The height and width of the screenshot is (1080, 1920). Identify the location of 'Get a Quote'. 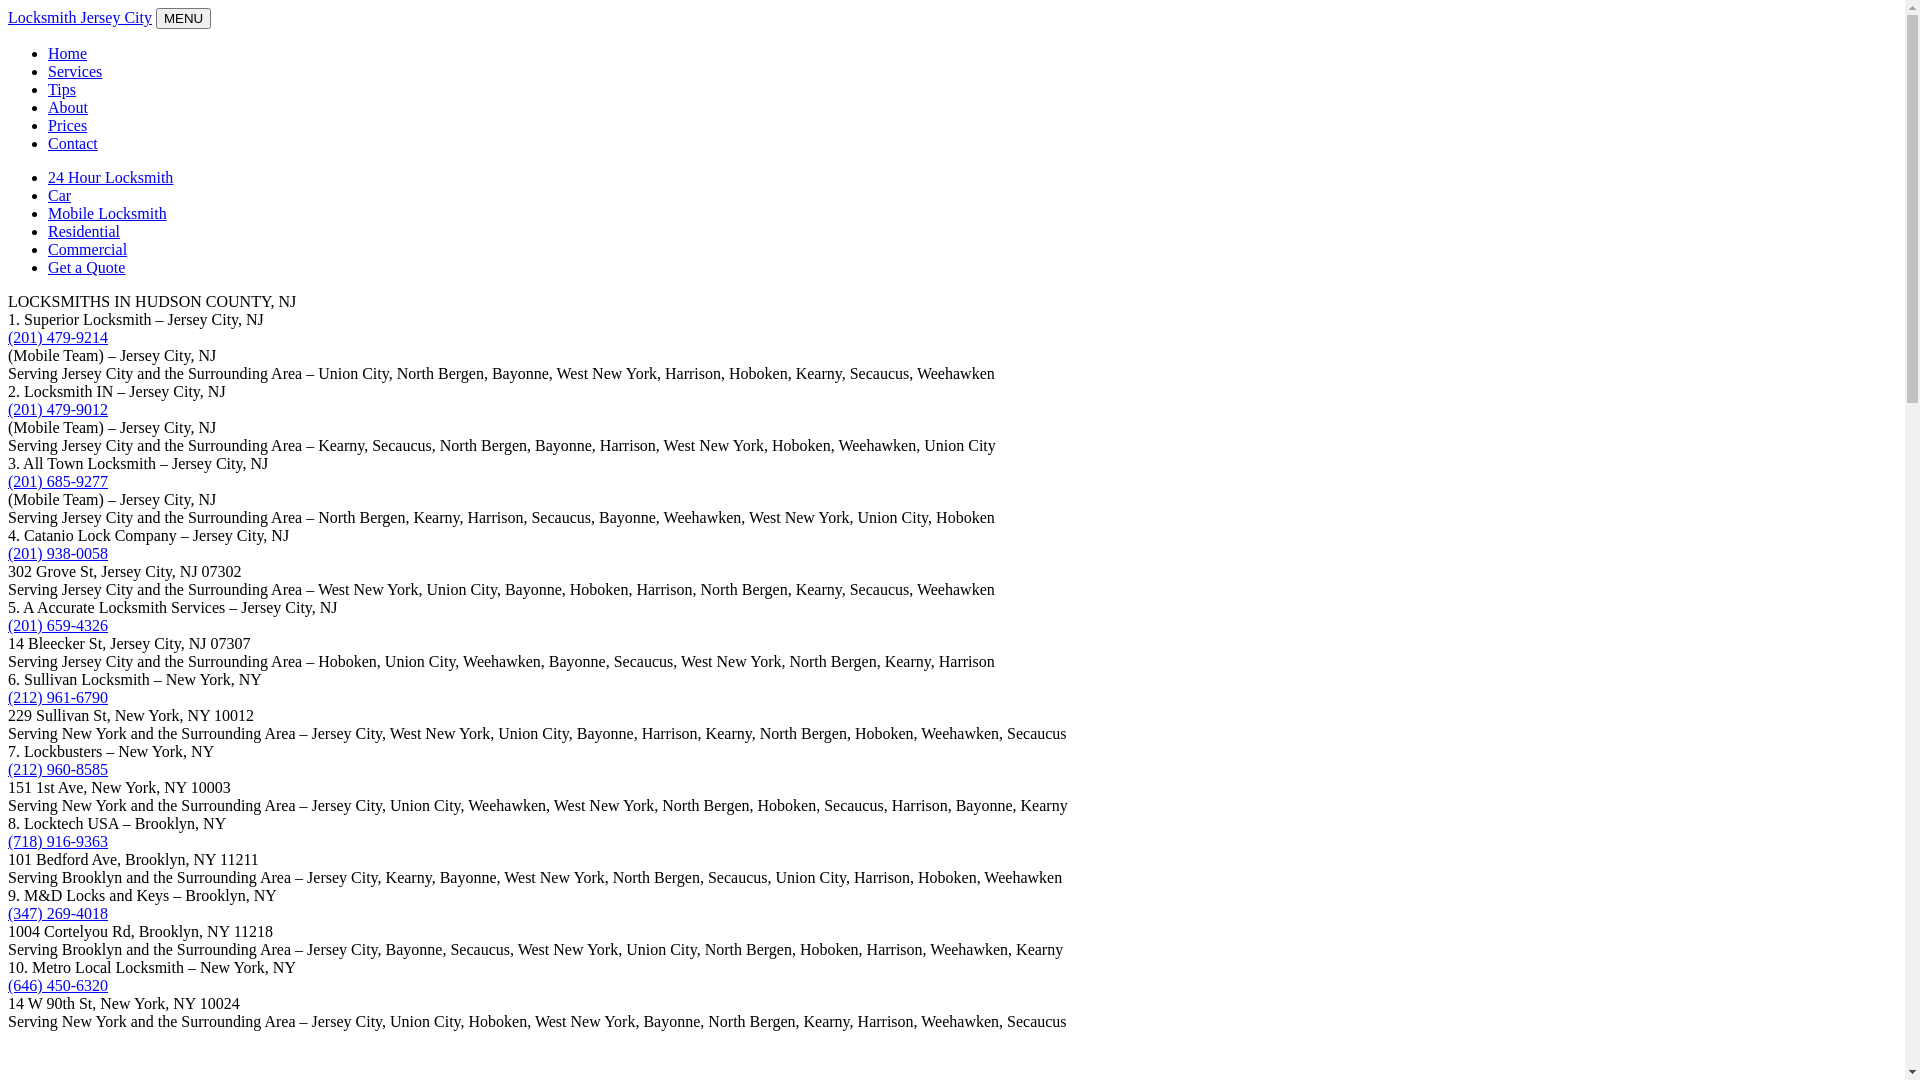
(85, 266).